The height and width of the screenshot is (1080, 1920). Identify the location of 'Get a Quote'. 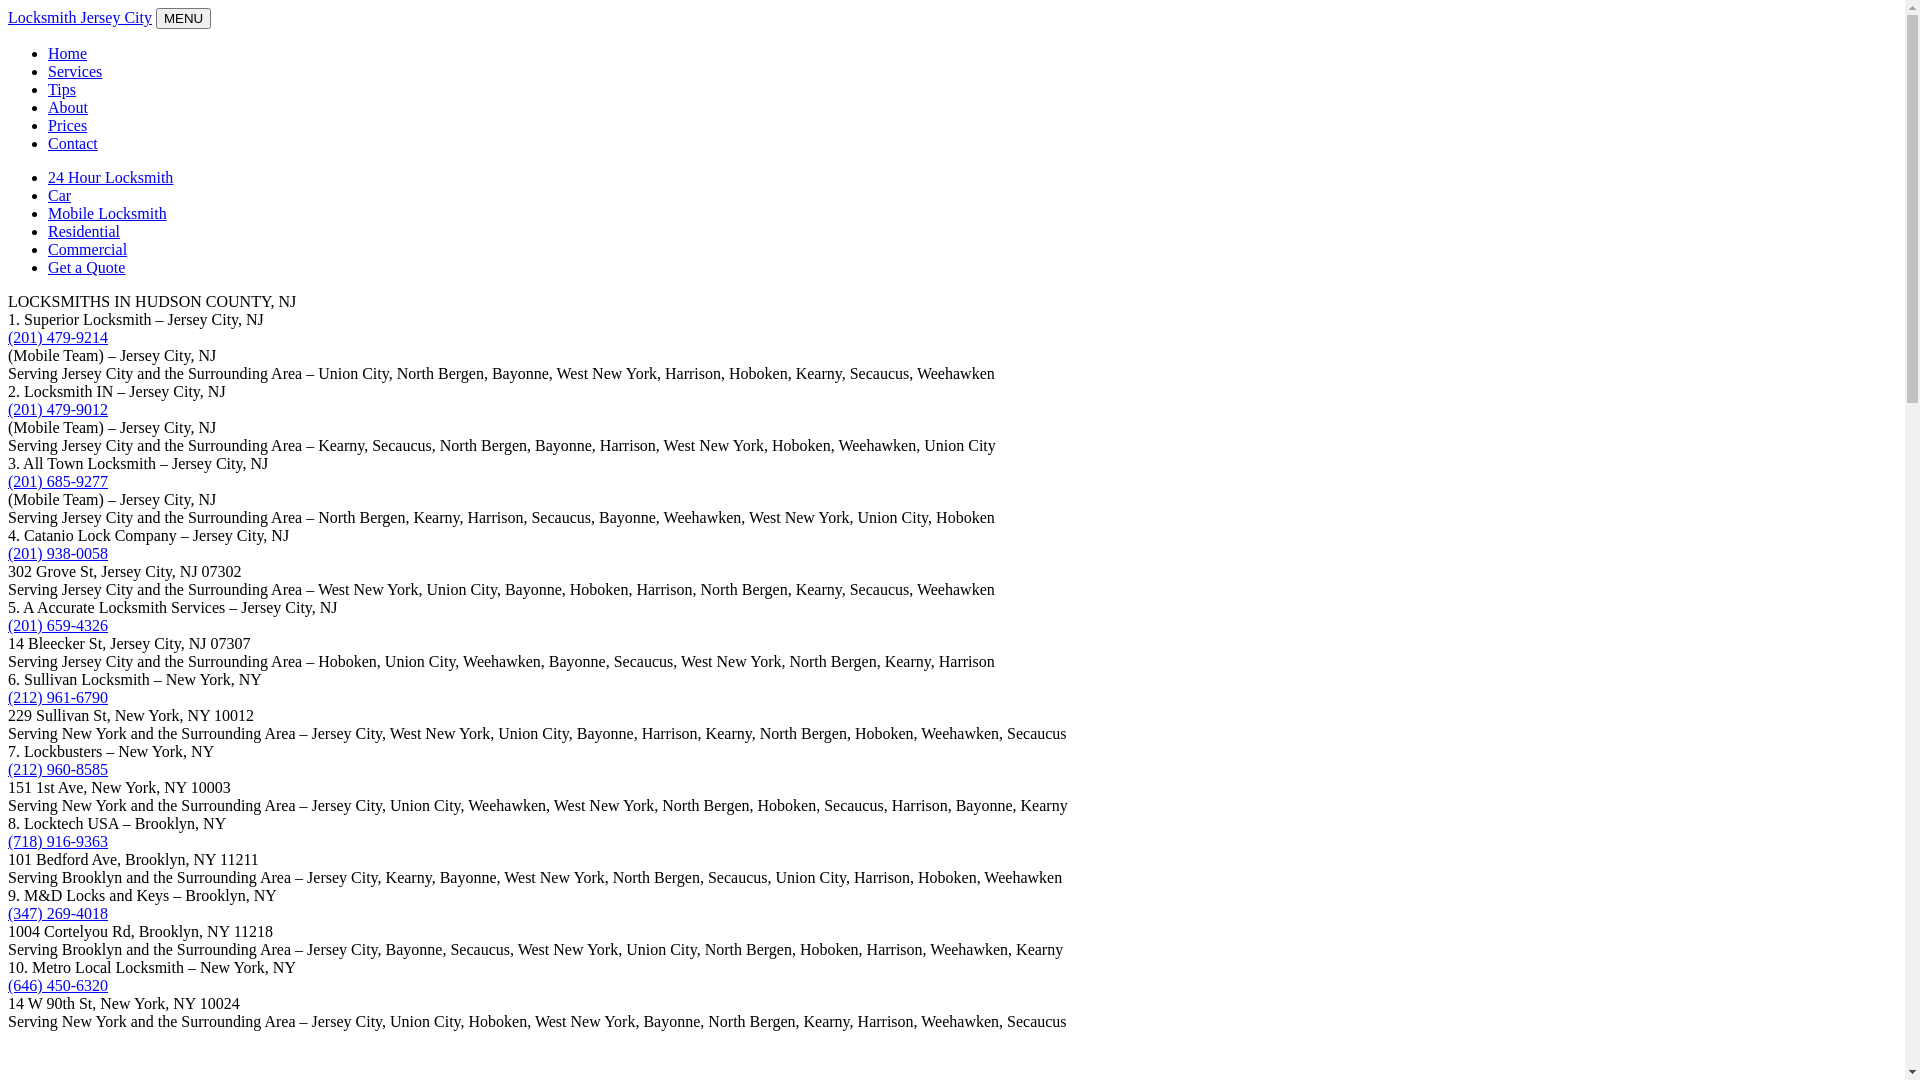
(85, 266).